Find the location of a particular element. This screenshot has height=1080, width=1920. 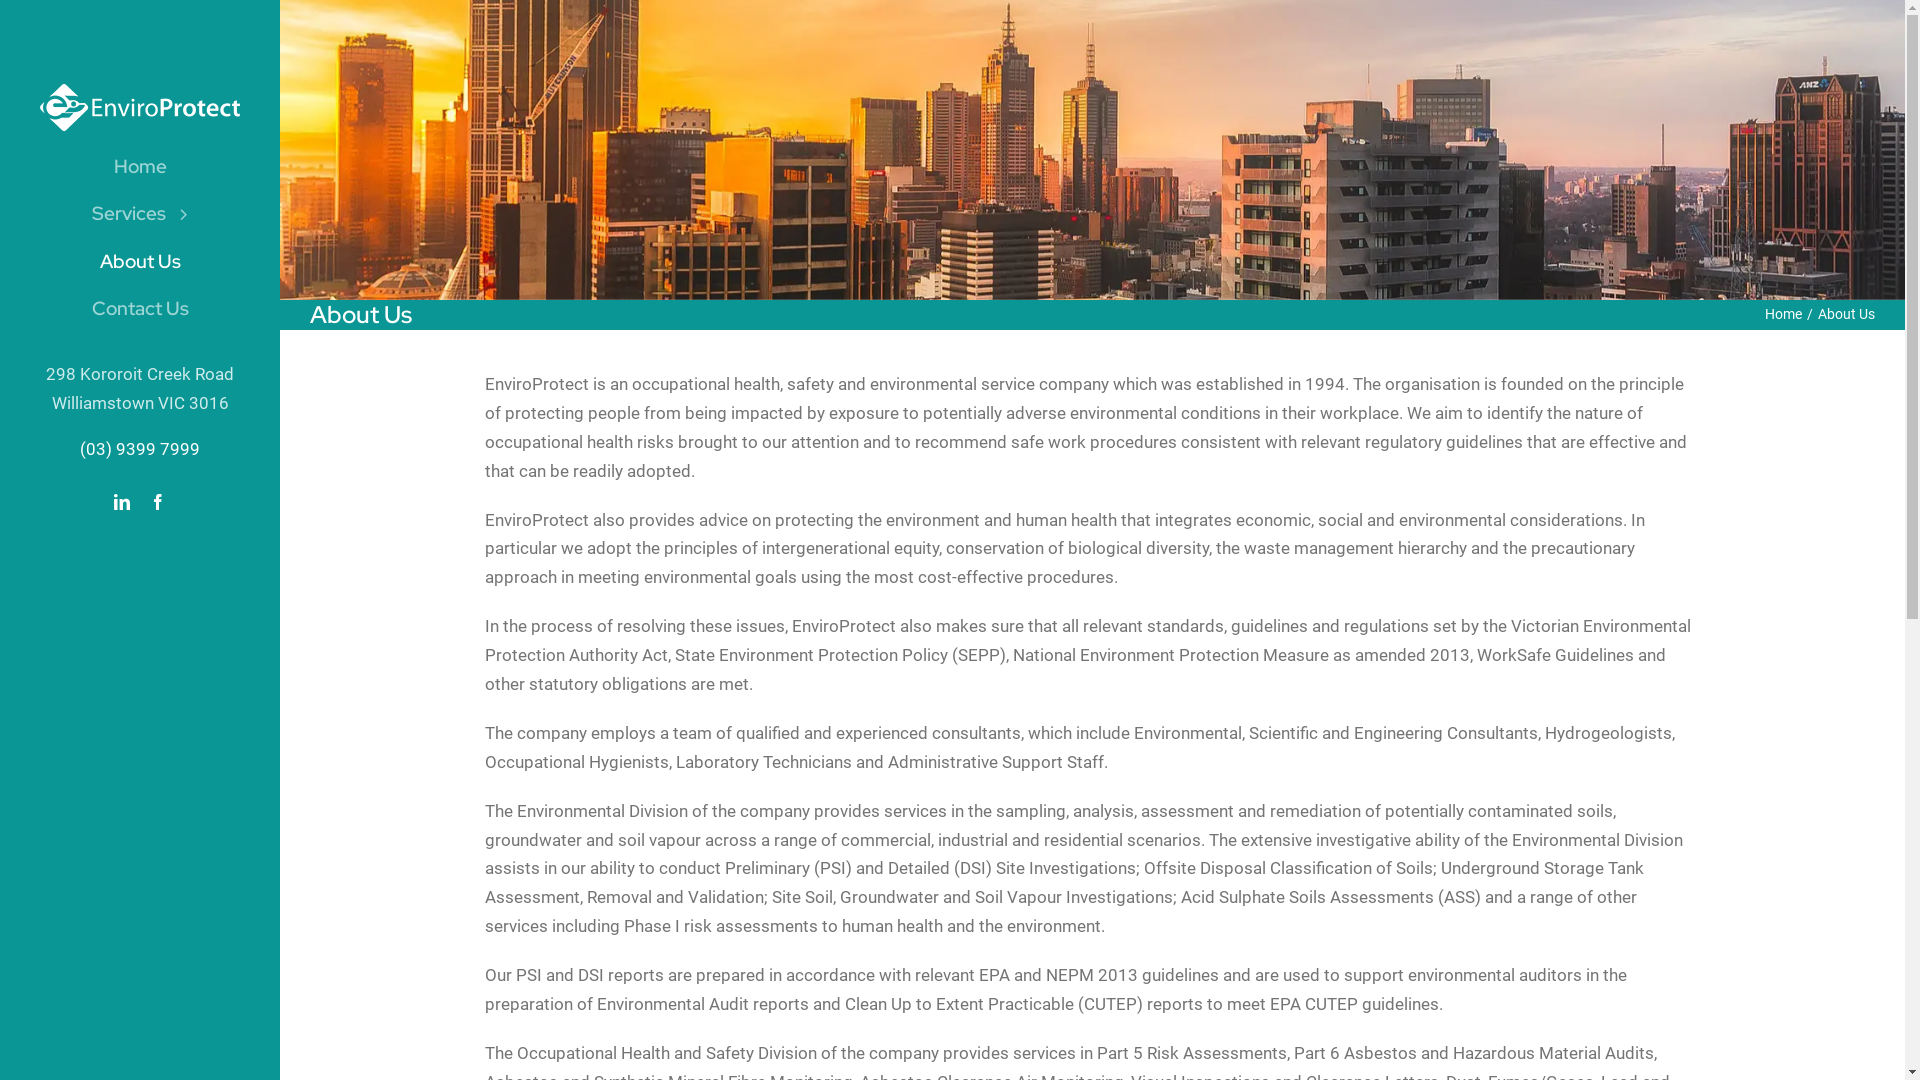

'(03) 9399 7999' is located at coordinates (138, 447).